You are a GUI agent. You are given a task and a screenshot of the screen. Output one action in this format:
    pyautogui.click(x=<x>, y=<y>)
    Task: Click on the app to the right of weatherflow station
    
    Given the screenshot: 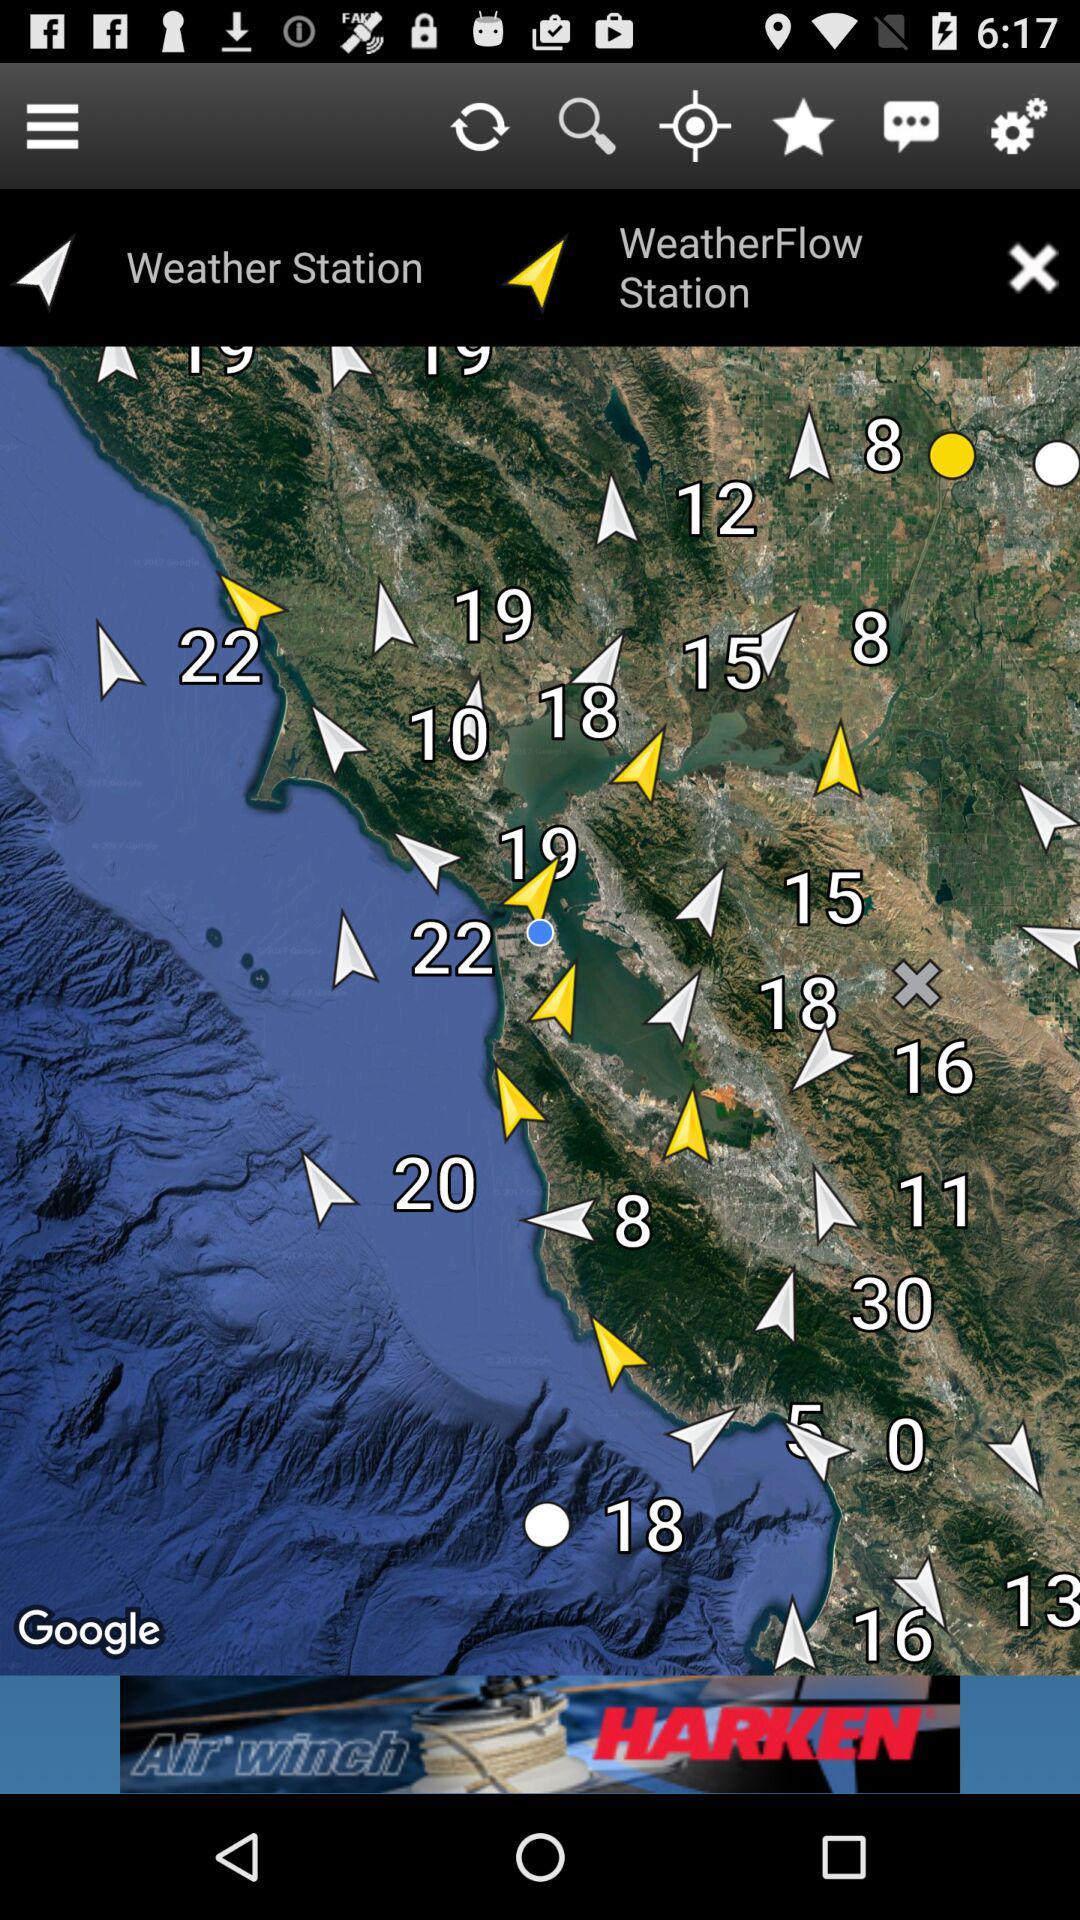 What is the action you would take?
    pyautogui.click(x=1032, y=266)
    